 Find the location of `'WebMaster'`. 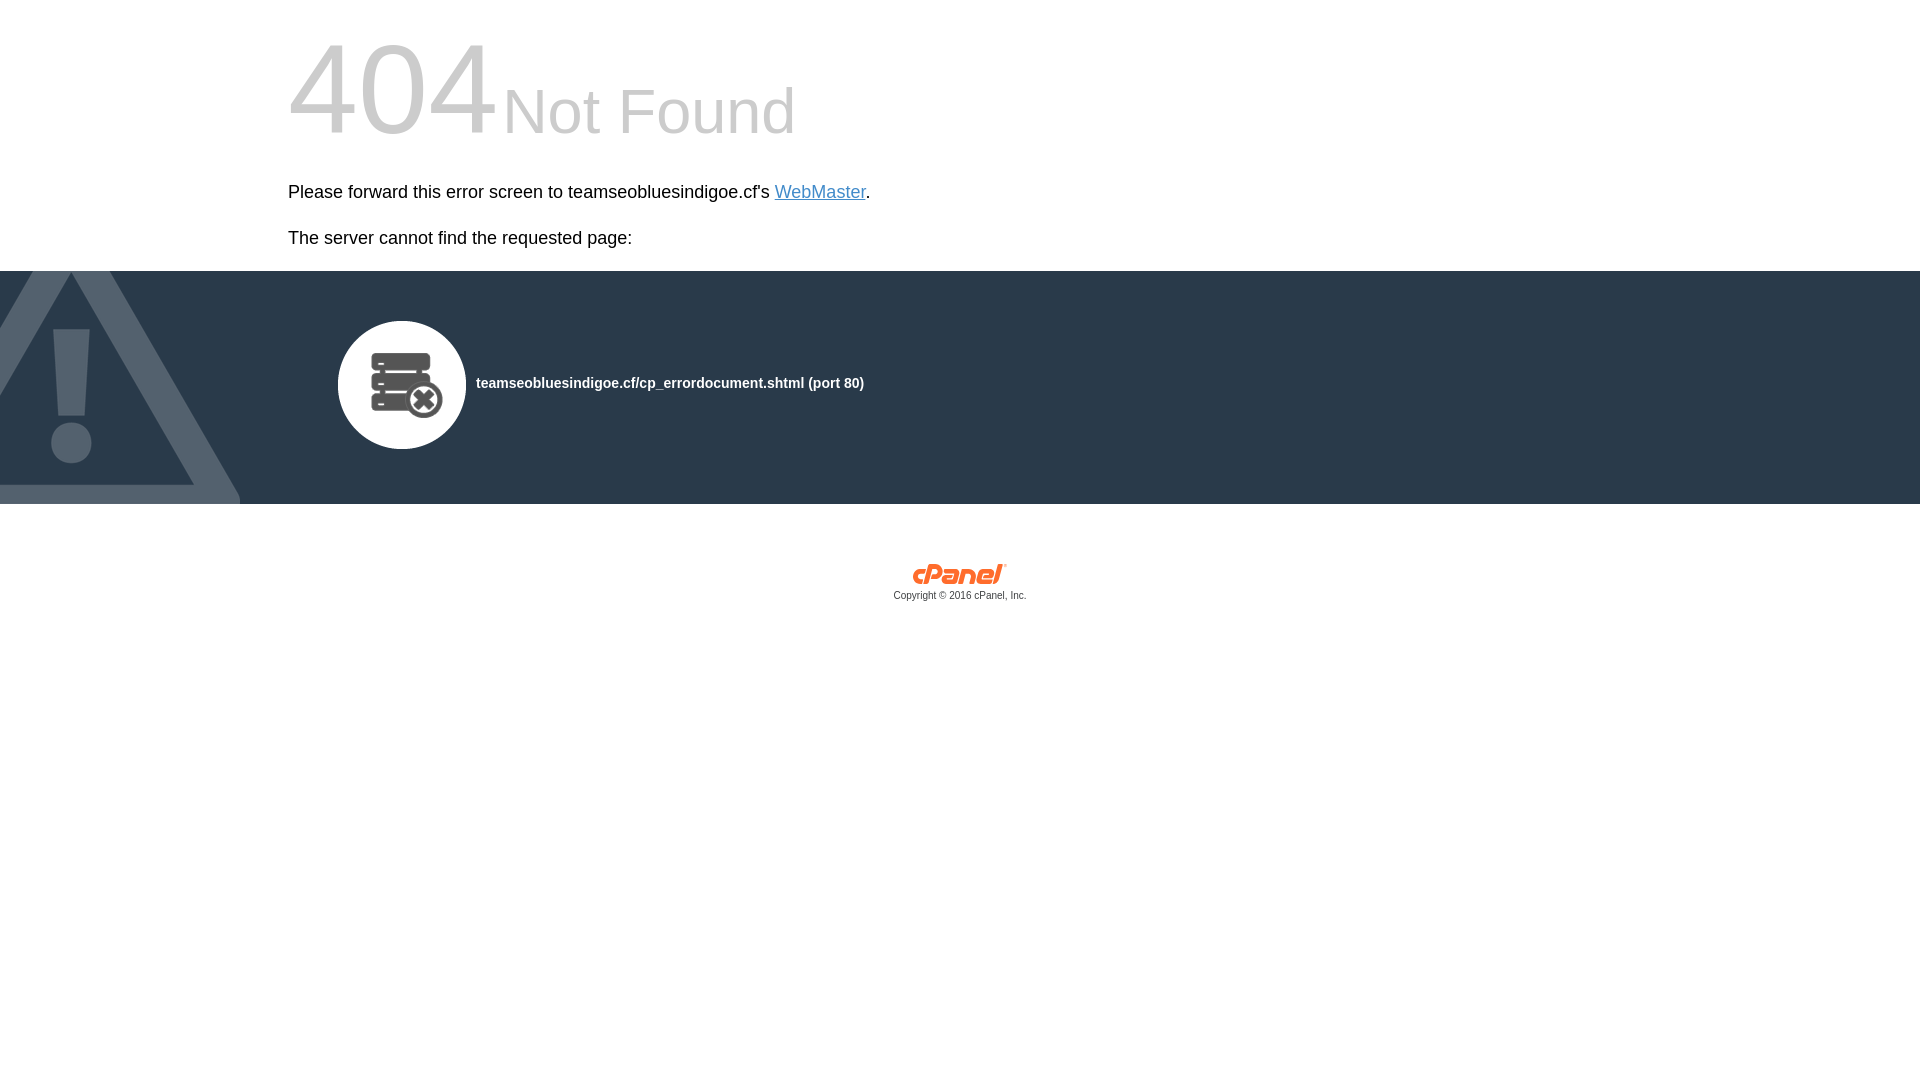

'WebMaster' is located at coordinates (820, 192).